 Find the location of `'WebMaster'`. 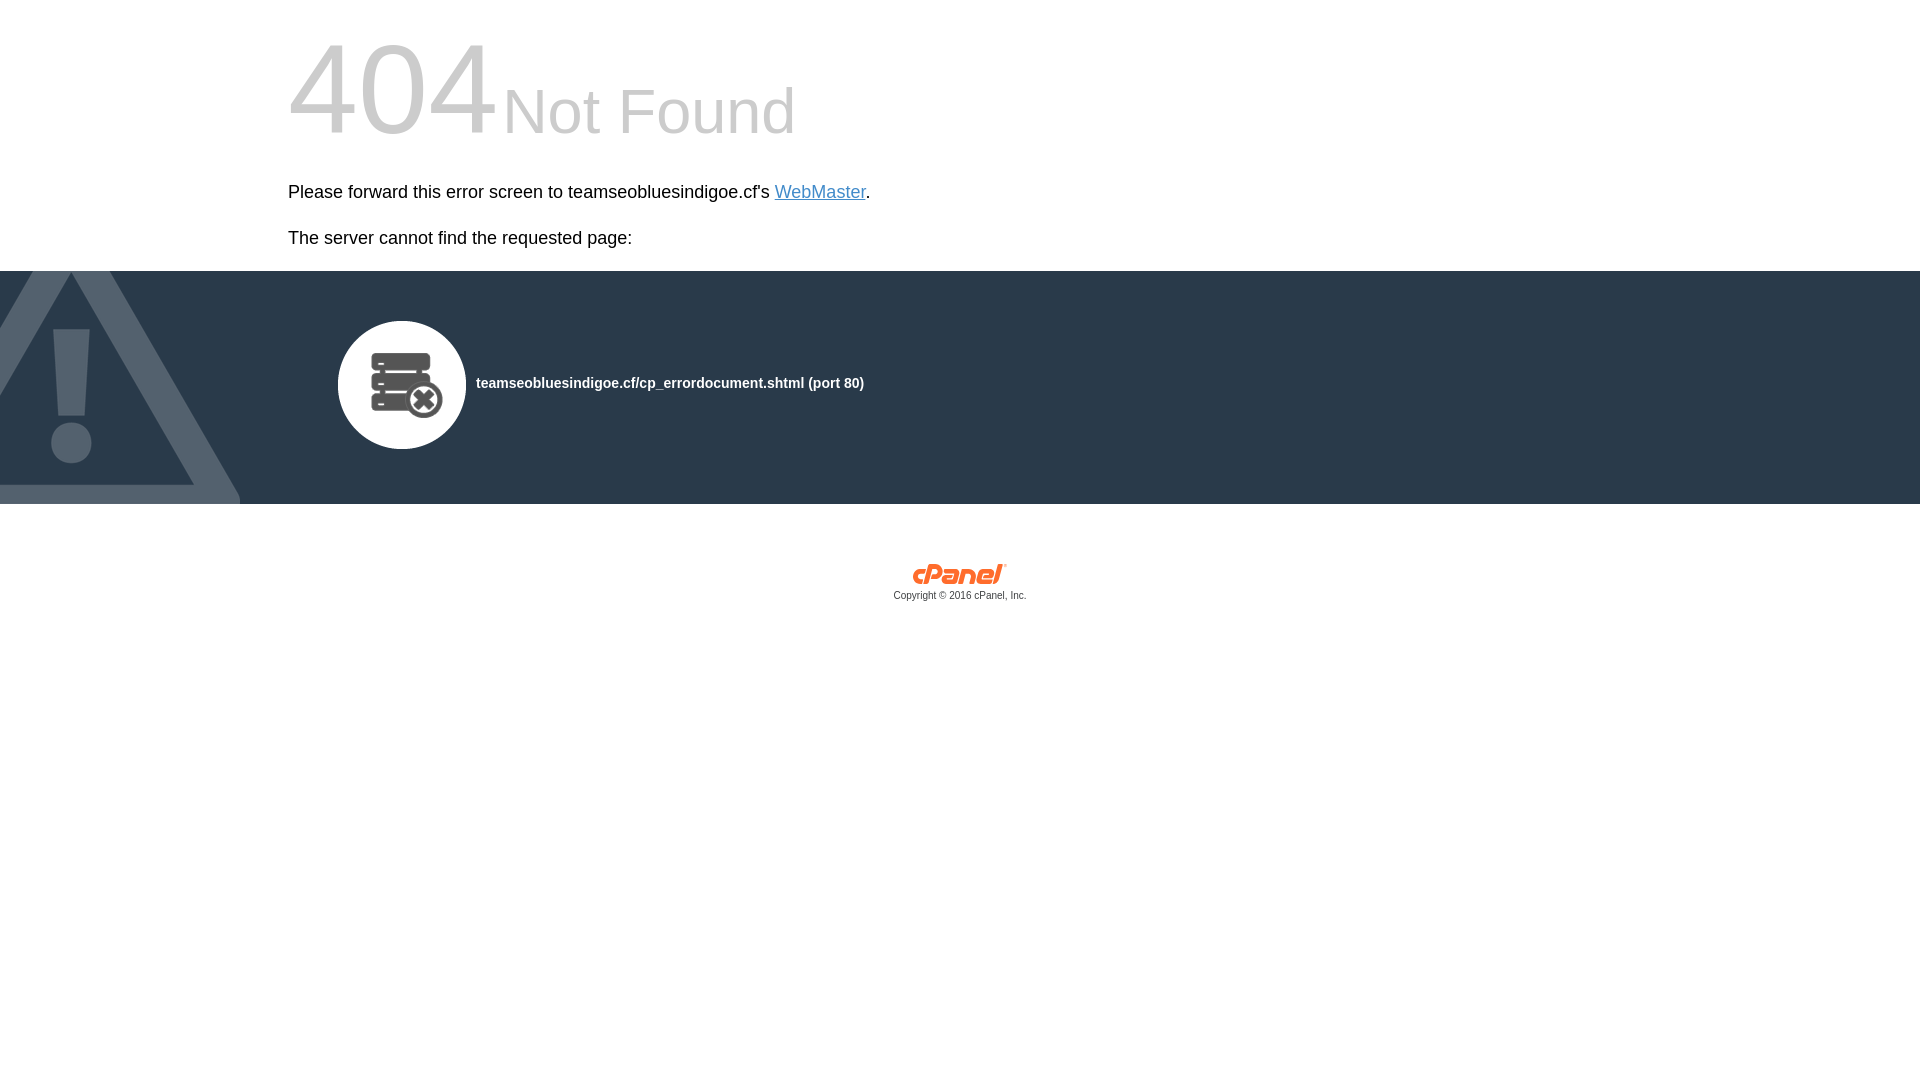

'WebMaster' is located at coordinates (820, 192).